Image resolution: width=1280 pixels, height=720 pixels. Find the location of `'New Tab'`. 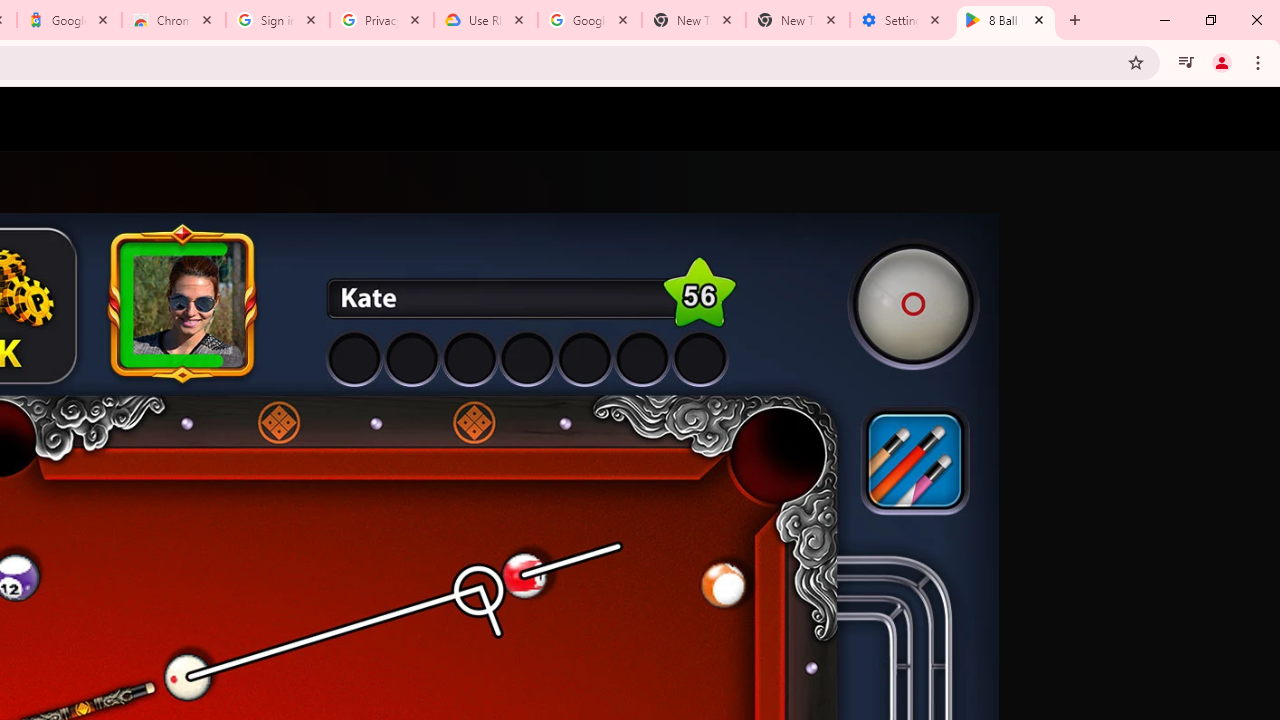

'New Tab' is located at coordinates (797, 20).